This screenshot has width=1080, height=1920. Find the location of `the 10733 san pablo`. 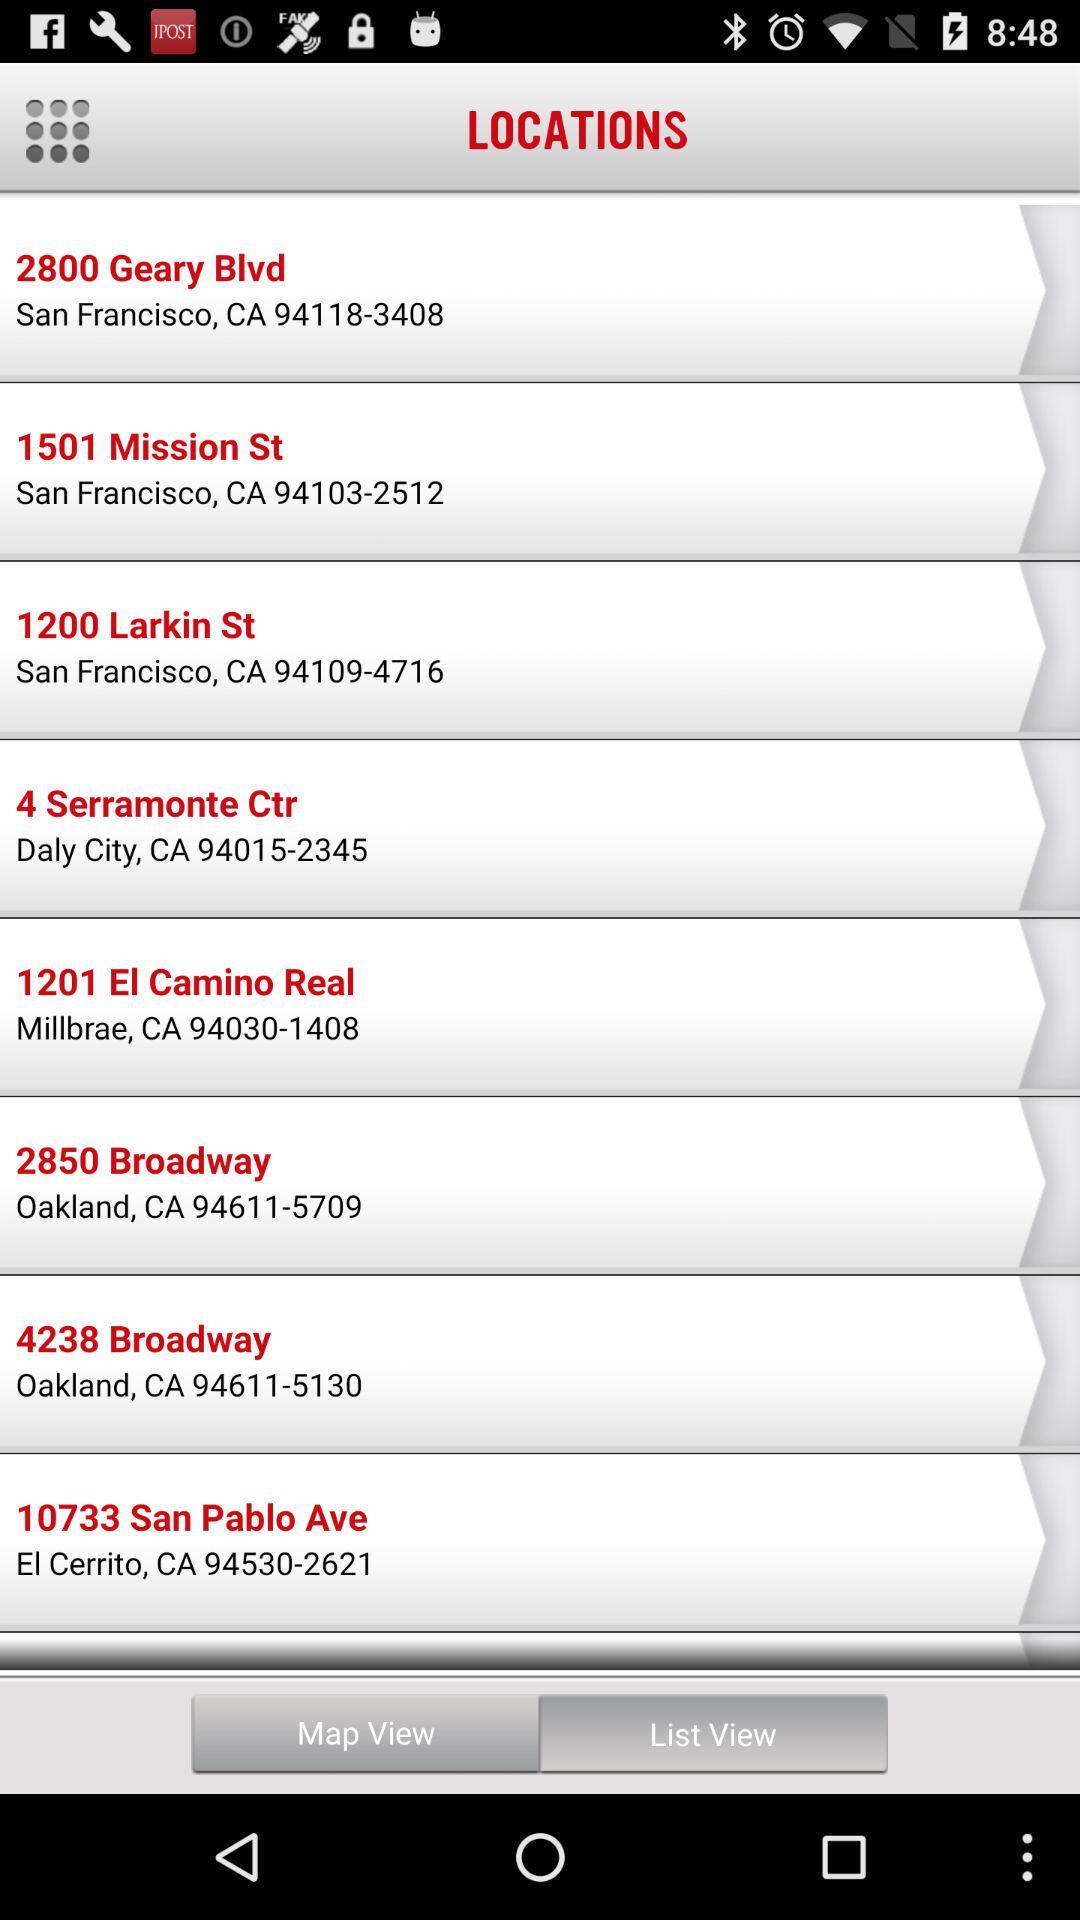

the 10733 san pablo is located at coordinates (191, 1520).